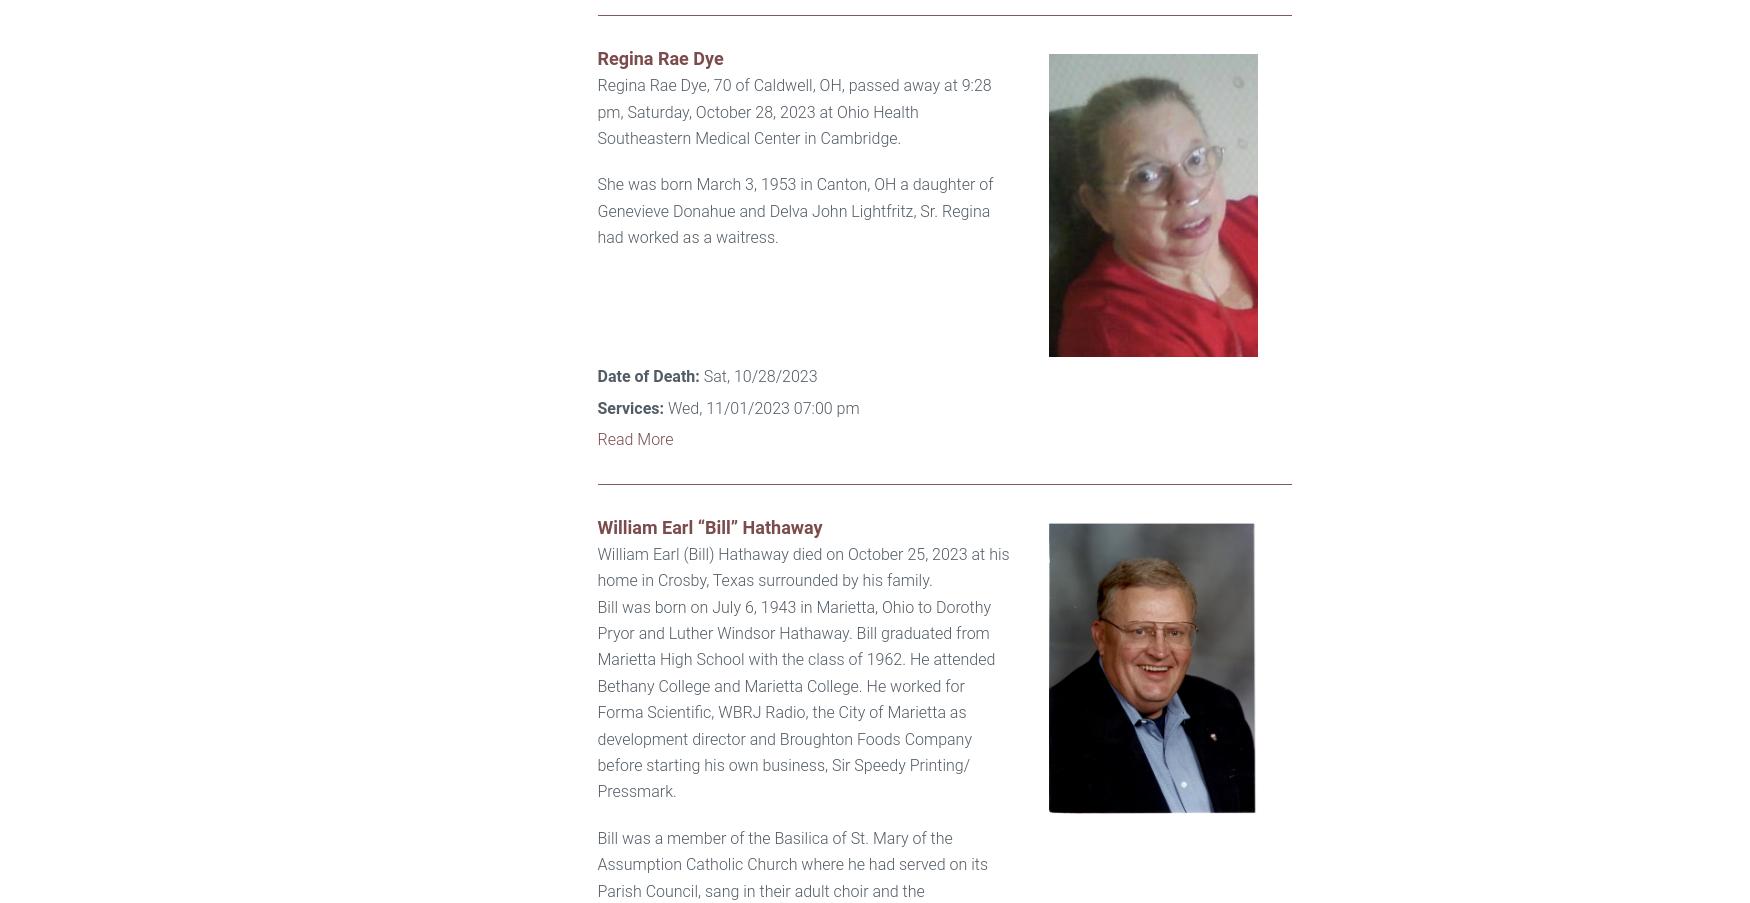 The image size is (1750, 903). Describe the element at coordinates (662, 406) in the screenshot. I see `'Wed, 11/01/2023 07:00 pm'` at that location.